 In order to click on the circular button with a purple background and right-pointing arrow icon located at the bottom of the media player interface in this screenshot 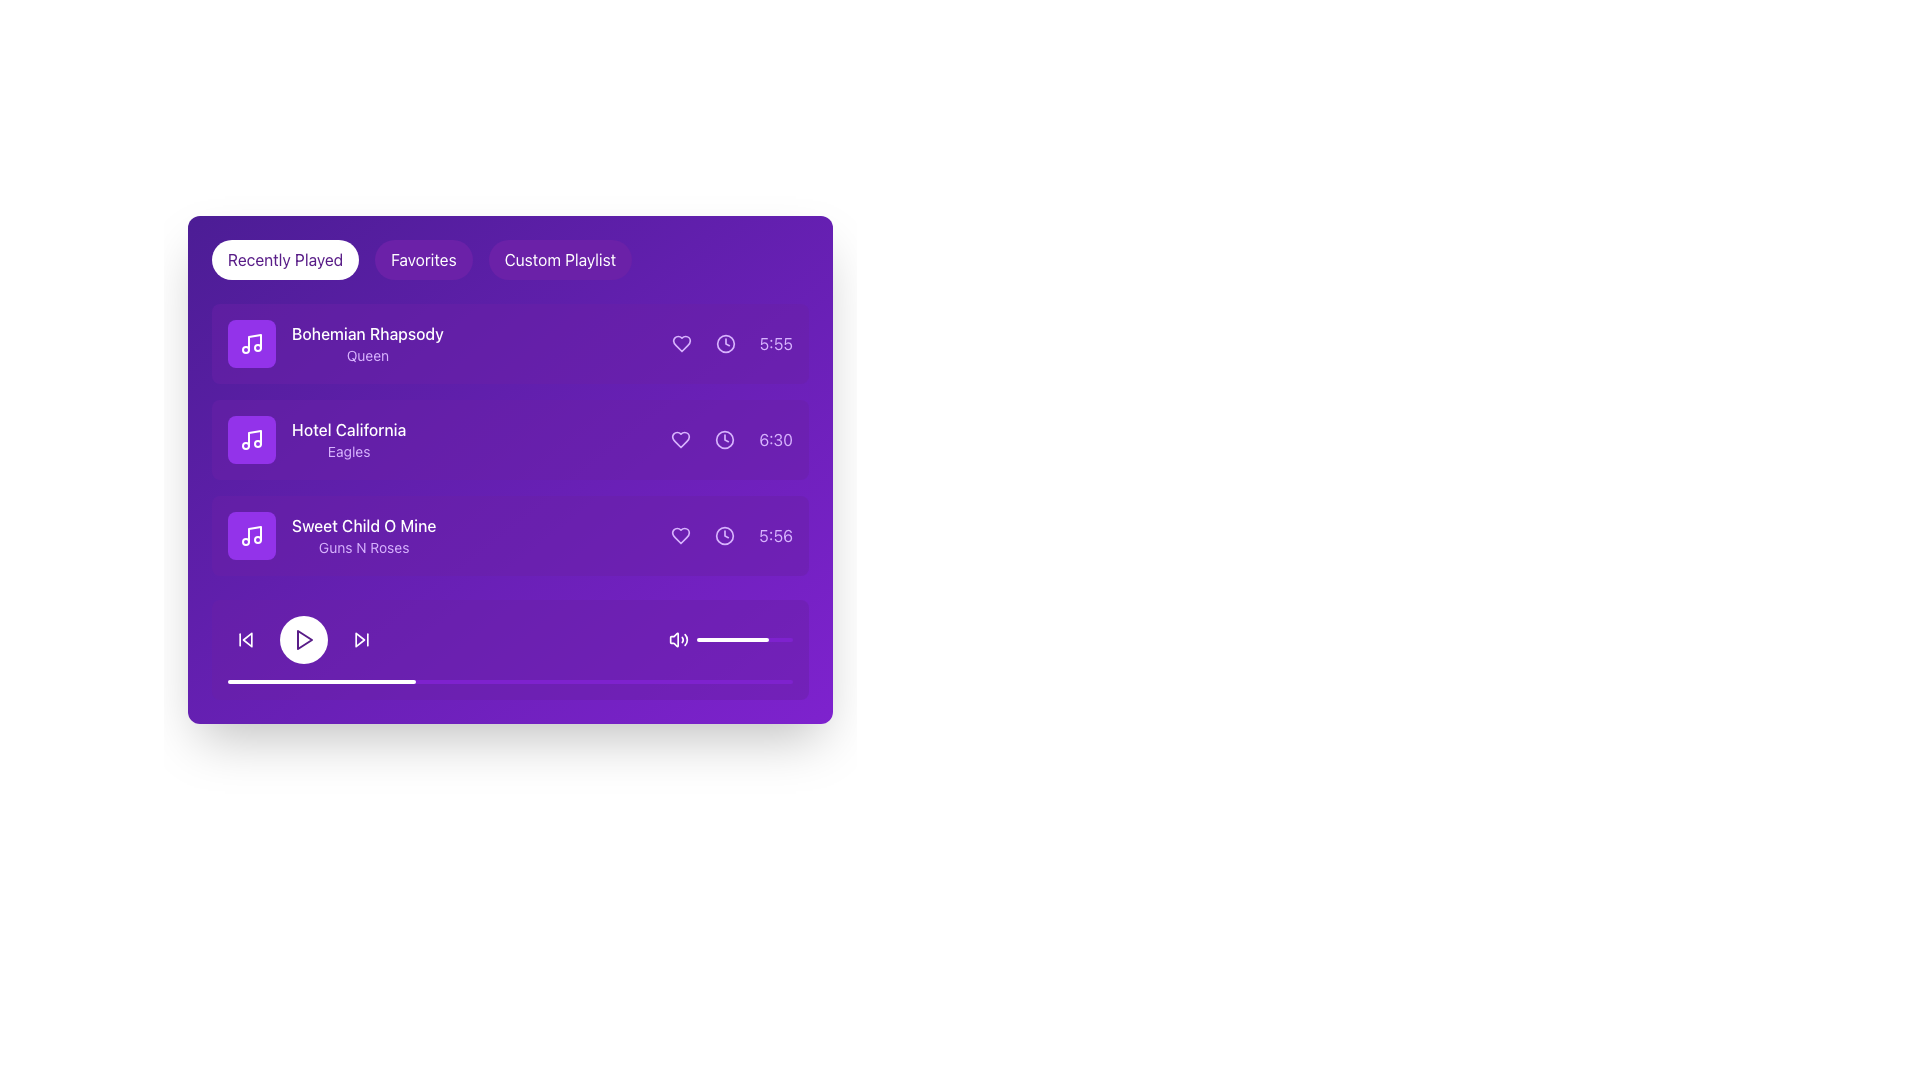, I will do `click(361, 640)`.